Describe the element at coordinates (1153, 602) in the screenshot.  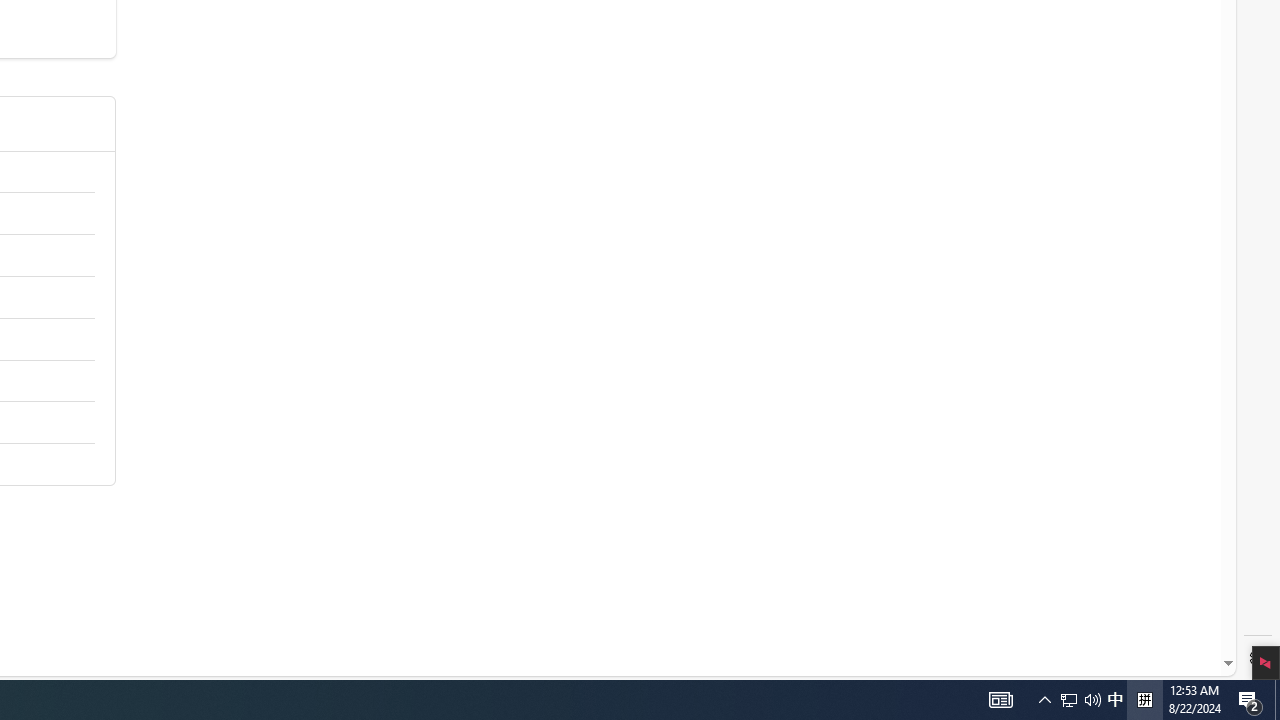
I see `'AutomationID: mfa_root'` at that location.